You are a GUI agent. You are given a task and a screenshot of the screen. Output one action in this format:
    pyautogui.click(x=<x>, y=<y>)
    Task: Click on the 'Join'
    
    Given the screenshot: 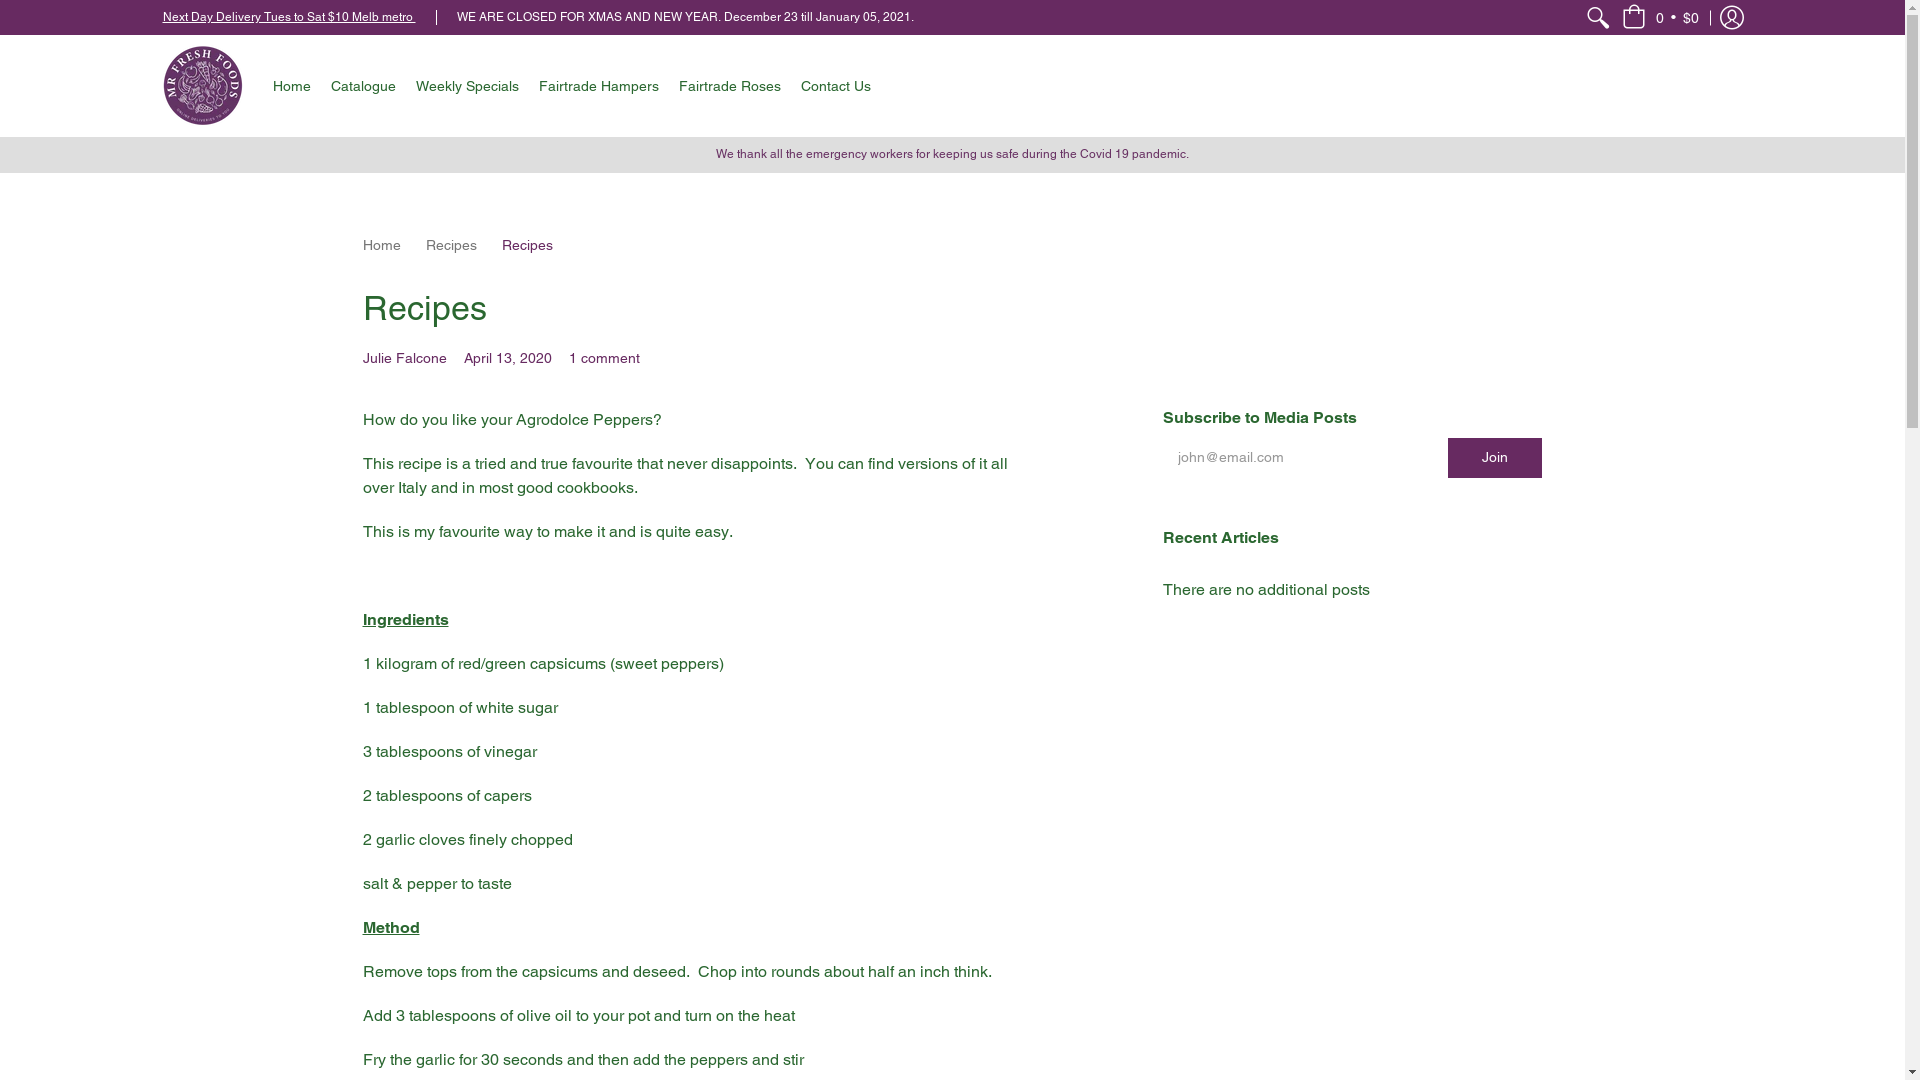 What is the action you would take?
    pyautogui.click(x=1495, y=458)
    